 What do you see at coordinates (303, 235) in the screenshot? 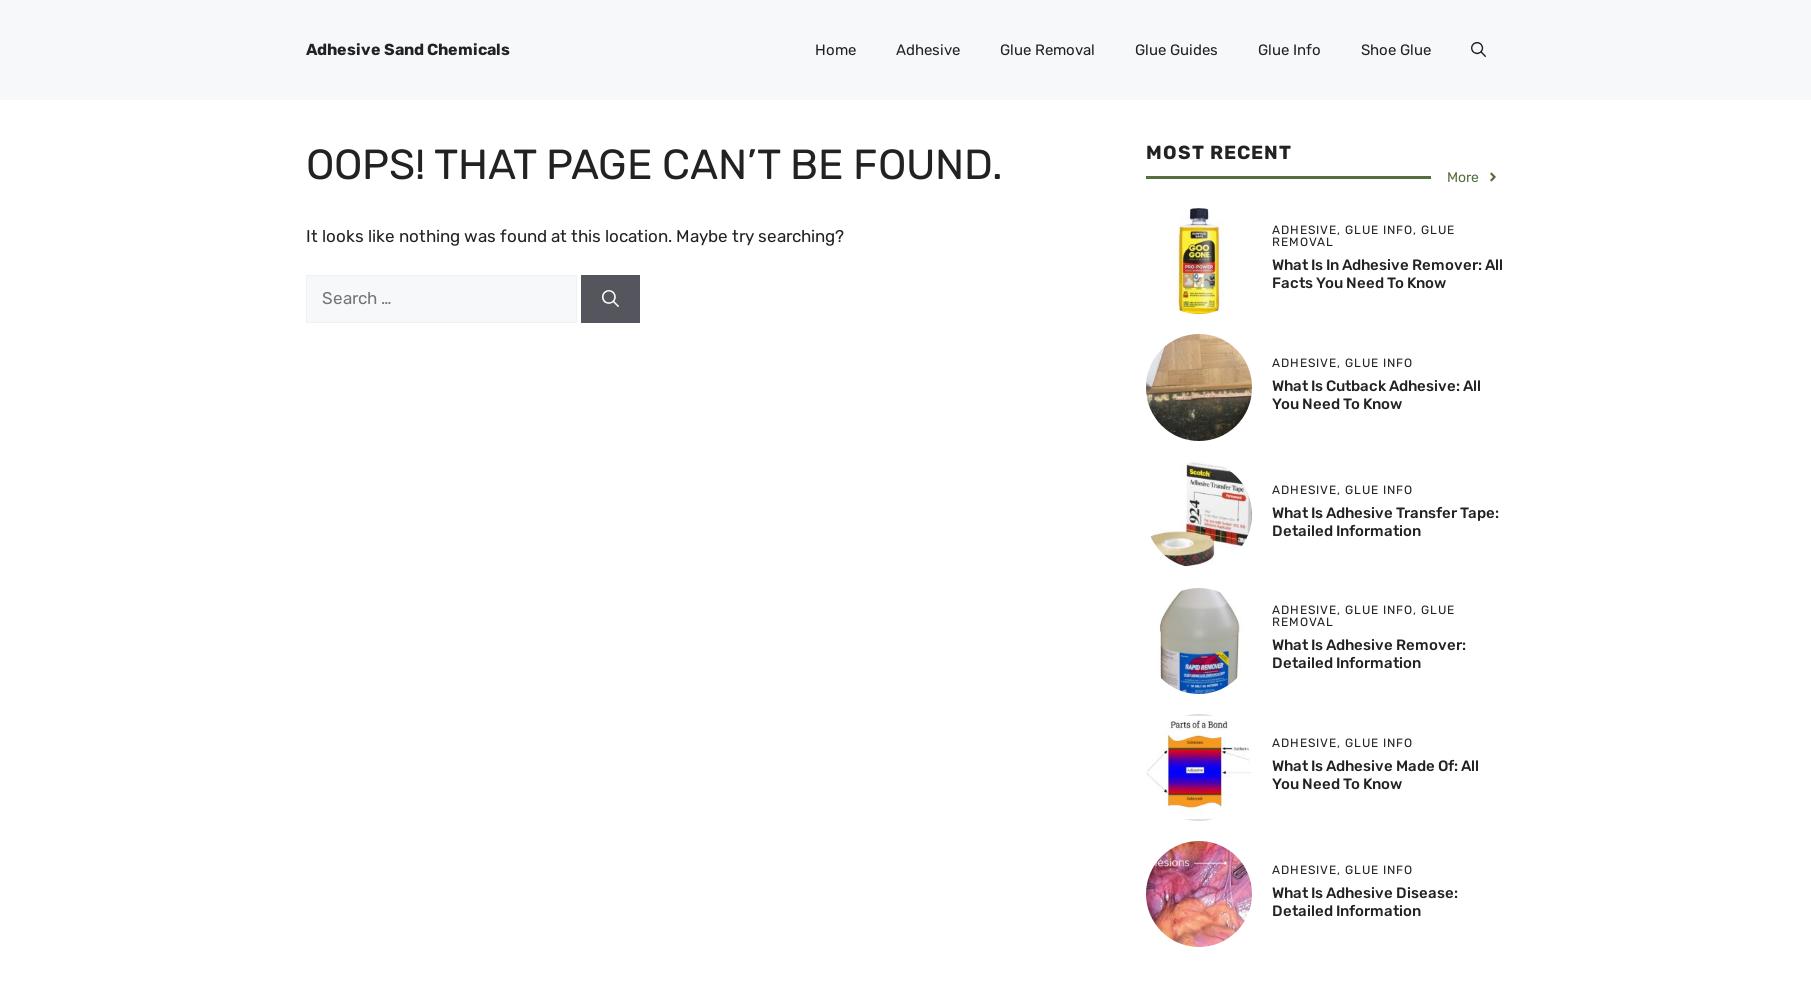
I see `'It looks like nothing was found at this location. Maybe try searching?'` at bounding box center [303, 235].